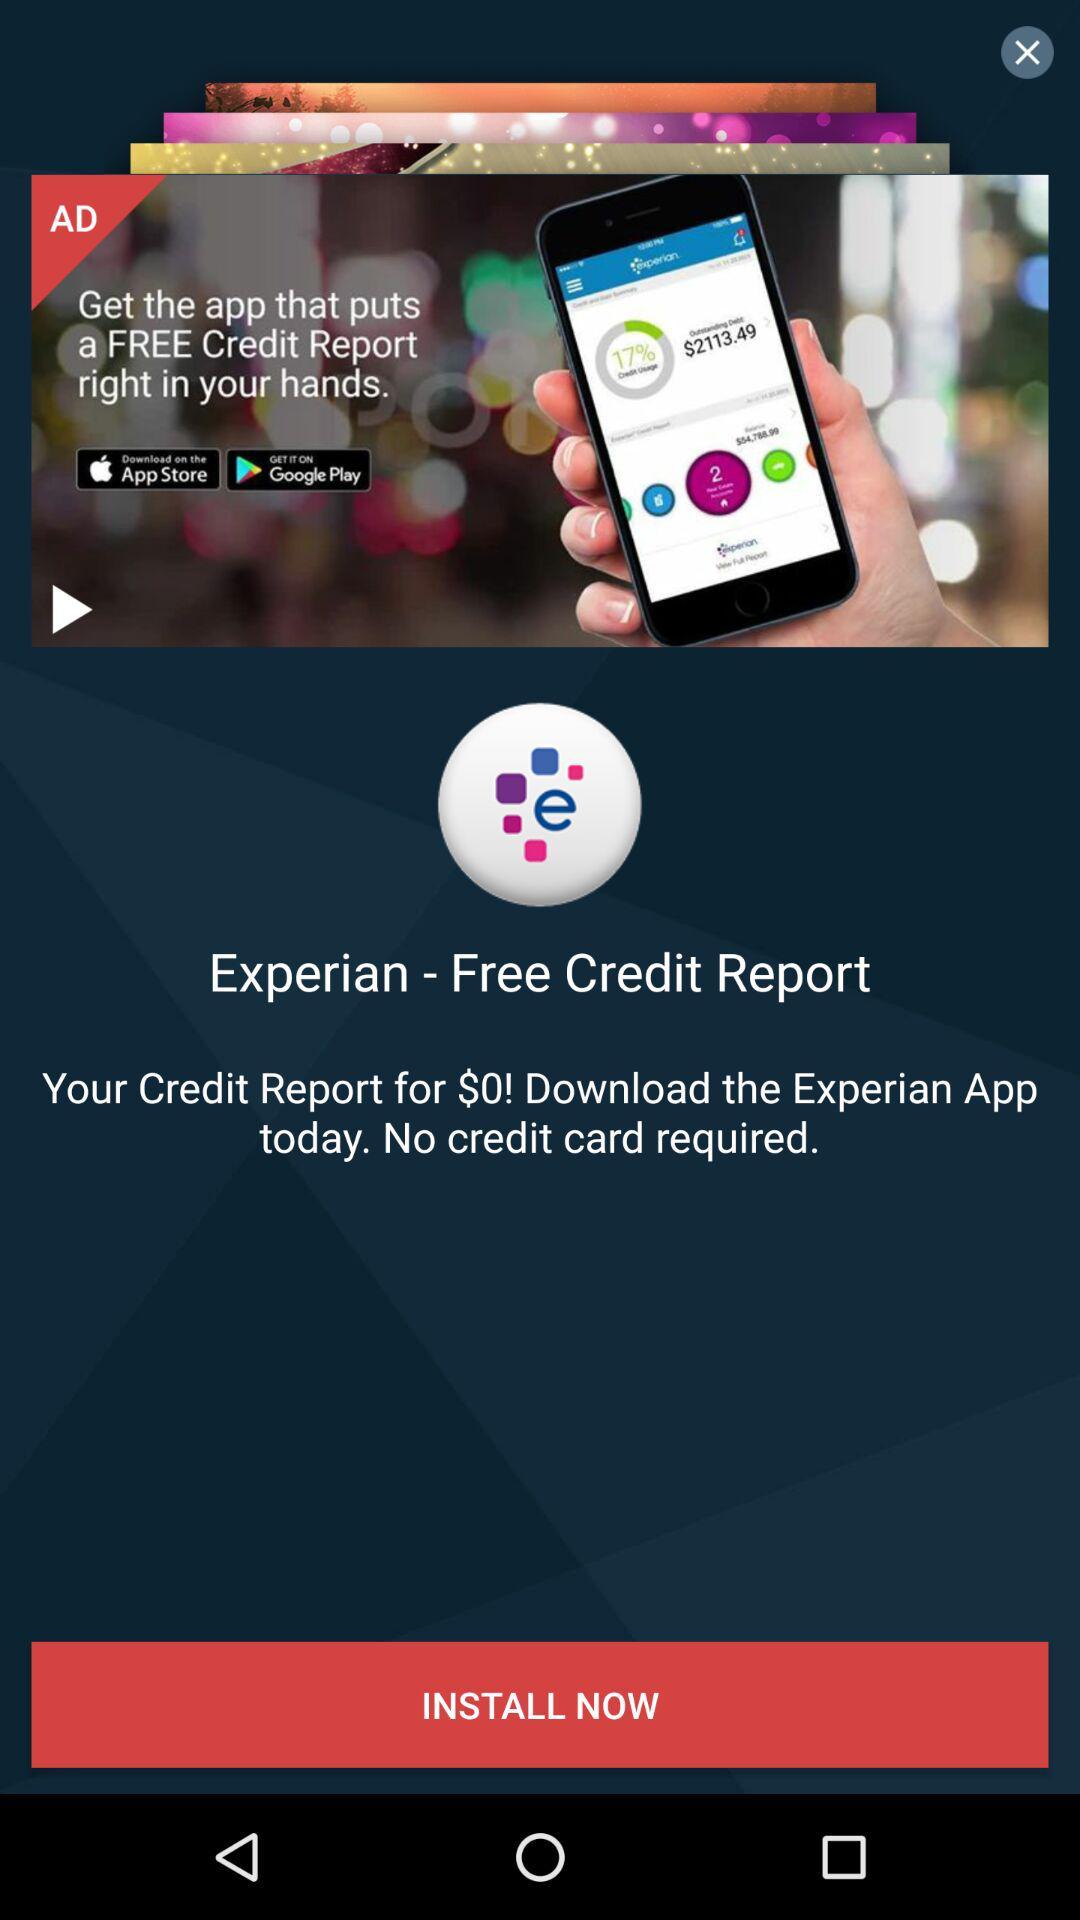 The width and height of the screenshot is (1080, 1920). Describe the element at coordinates (540, 1703) in the screenshot. I see `the icon below your credit report app` at that location.